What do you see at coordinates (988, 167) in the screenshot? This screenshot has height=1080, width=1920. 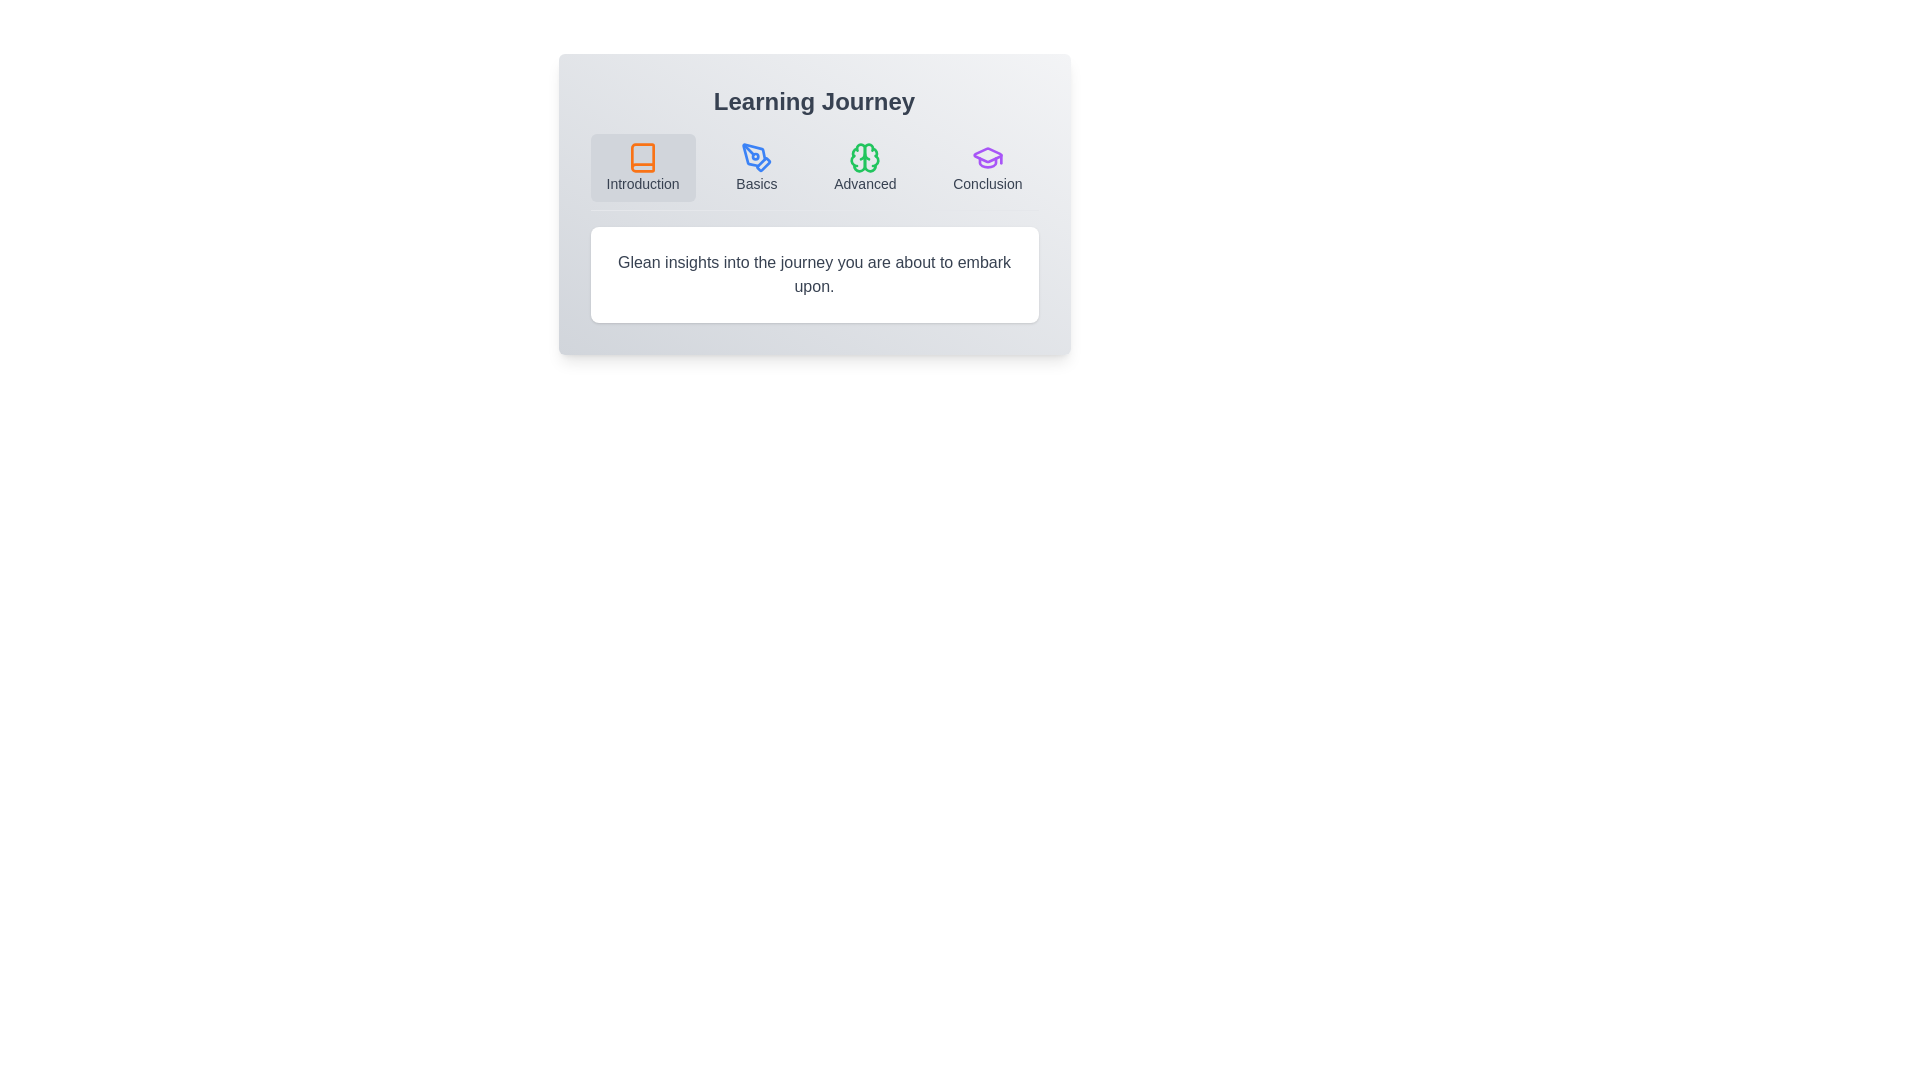 I see `the Conclusion button to view its content` at bounding box center [988, 167].